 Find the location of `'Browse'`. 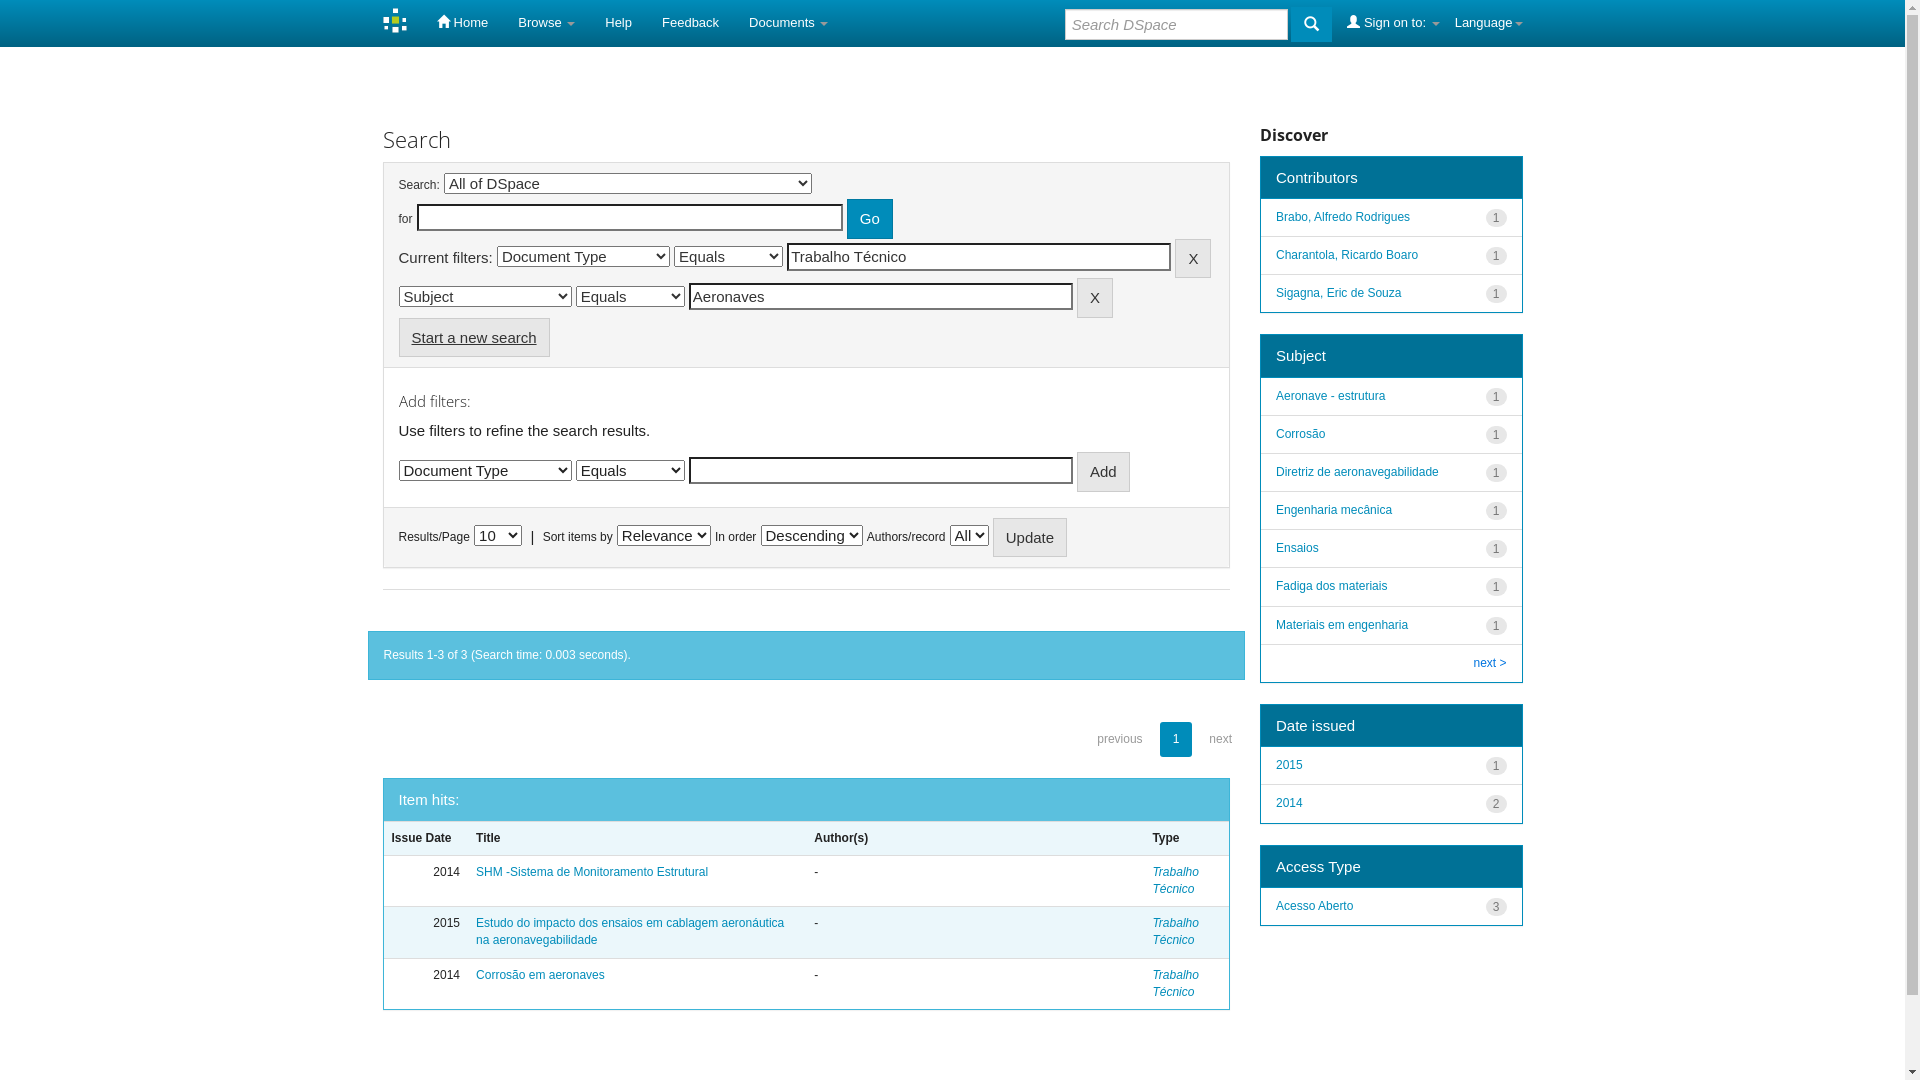

'Browse' is located at coordinates (546, 22).